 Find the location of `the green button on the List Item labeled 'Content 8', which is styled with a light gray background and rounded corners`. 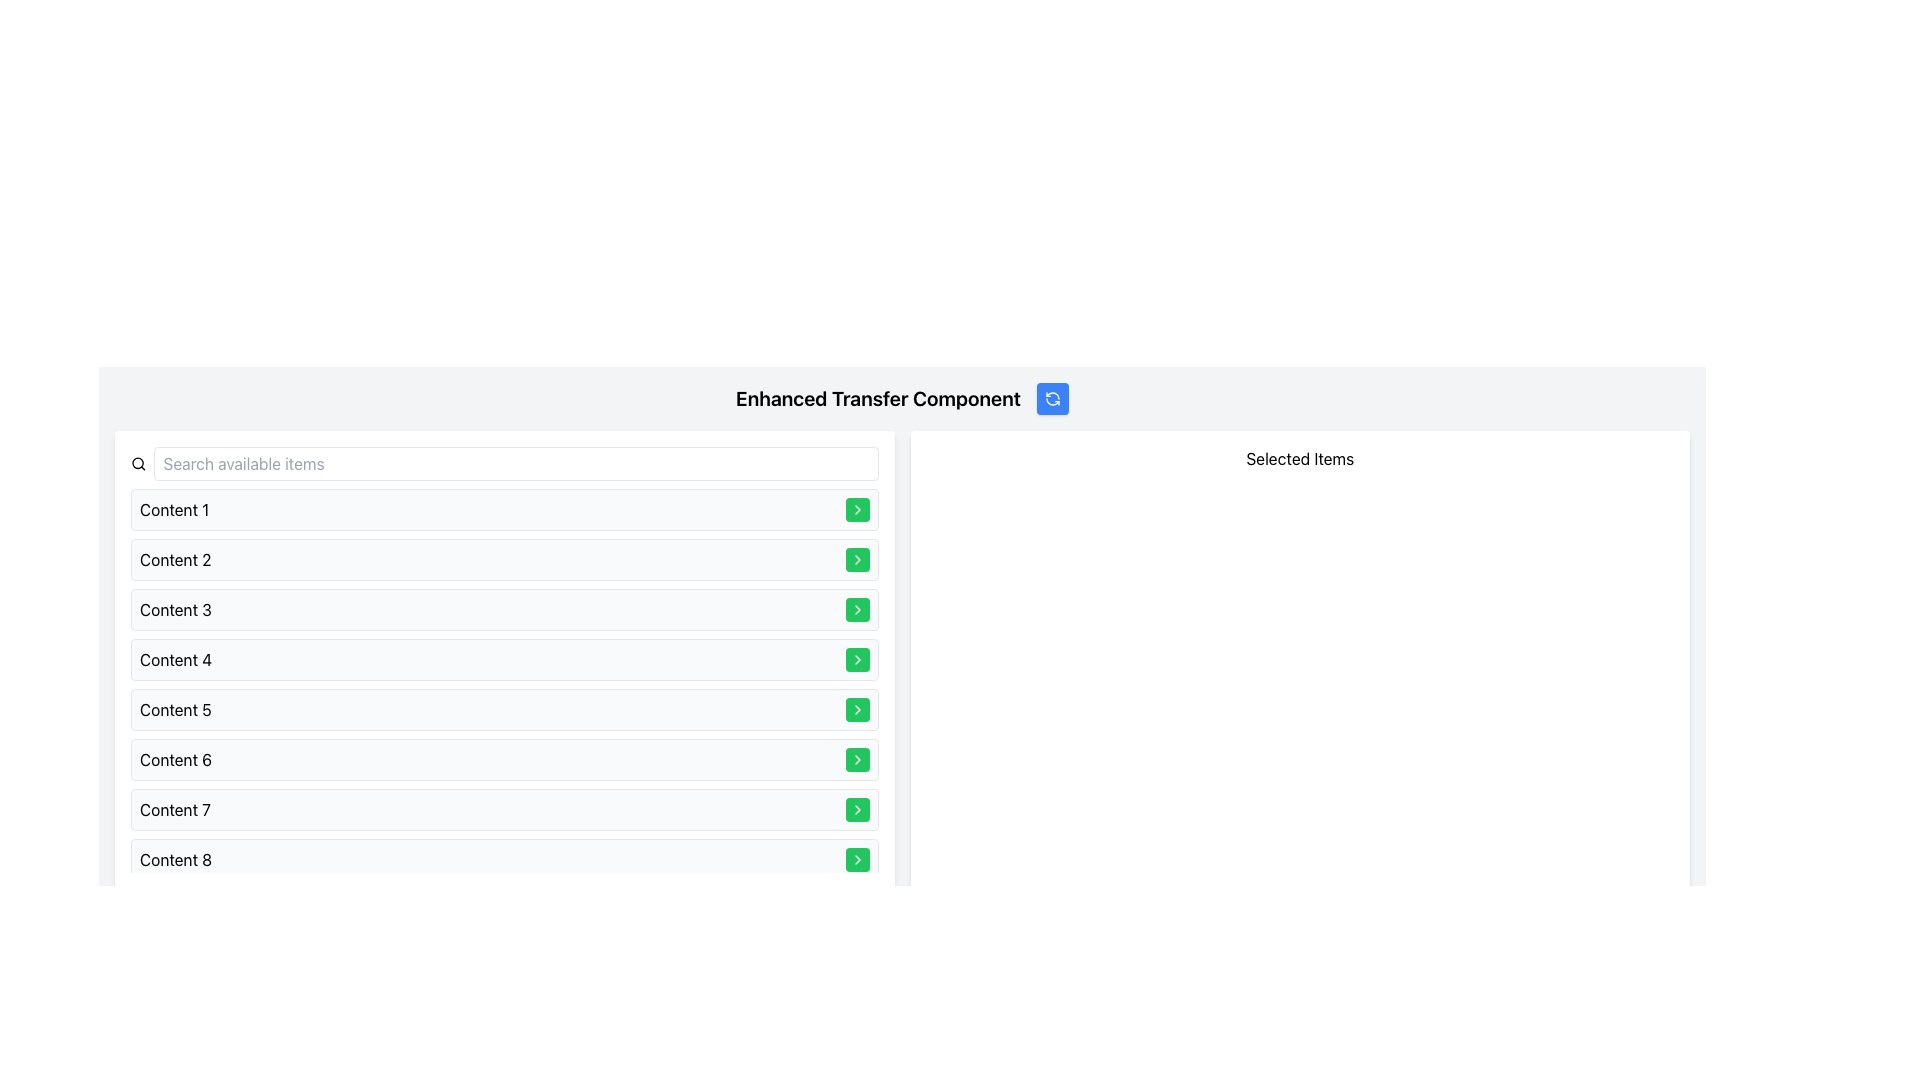

the green button on the List Item labeled 'Content 8', which is styled with a light gray background and rounded corners is located at coordinates (504, 859).